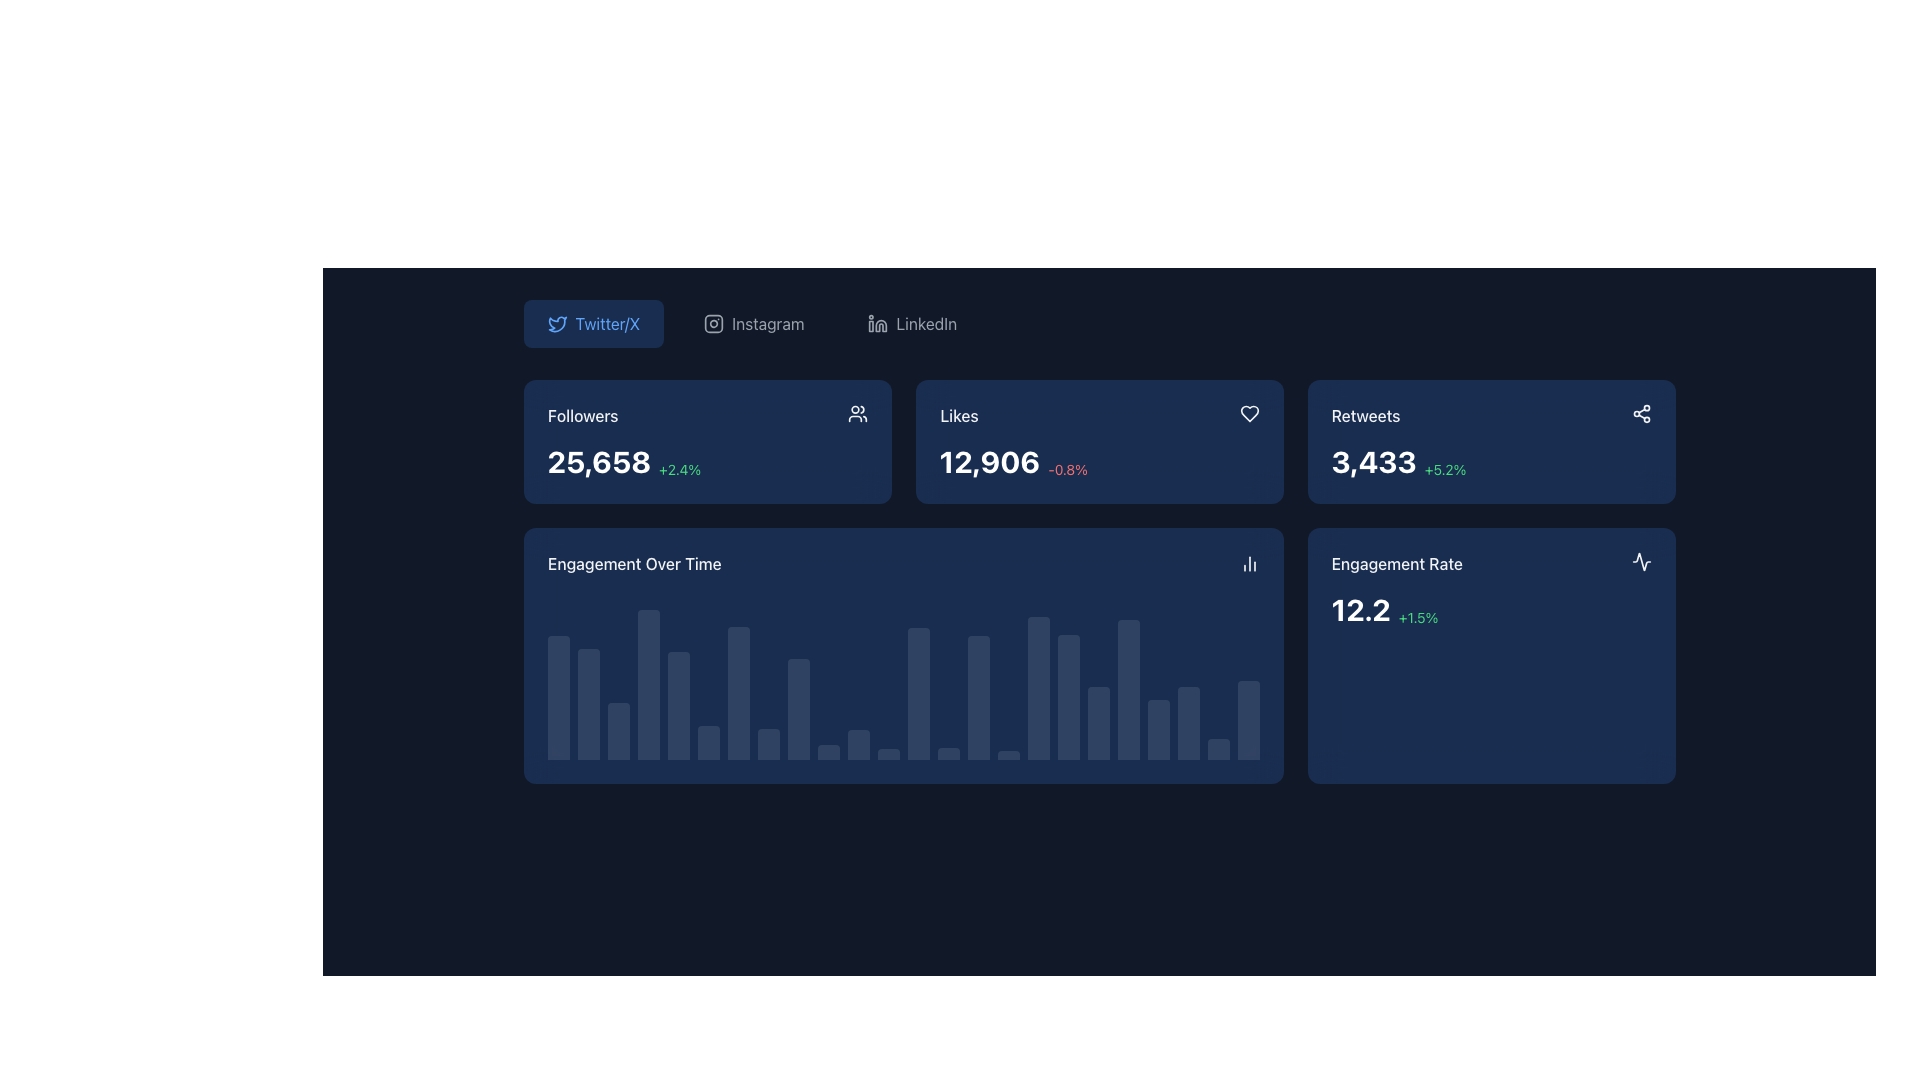 Image resolution: width=1920 pixels, height=1080 pixels. Describe the element at coordinates (1217, 749) in the screenshot. I see `the 24th bar in the horizontal bar chart` at that location.